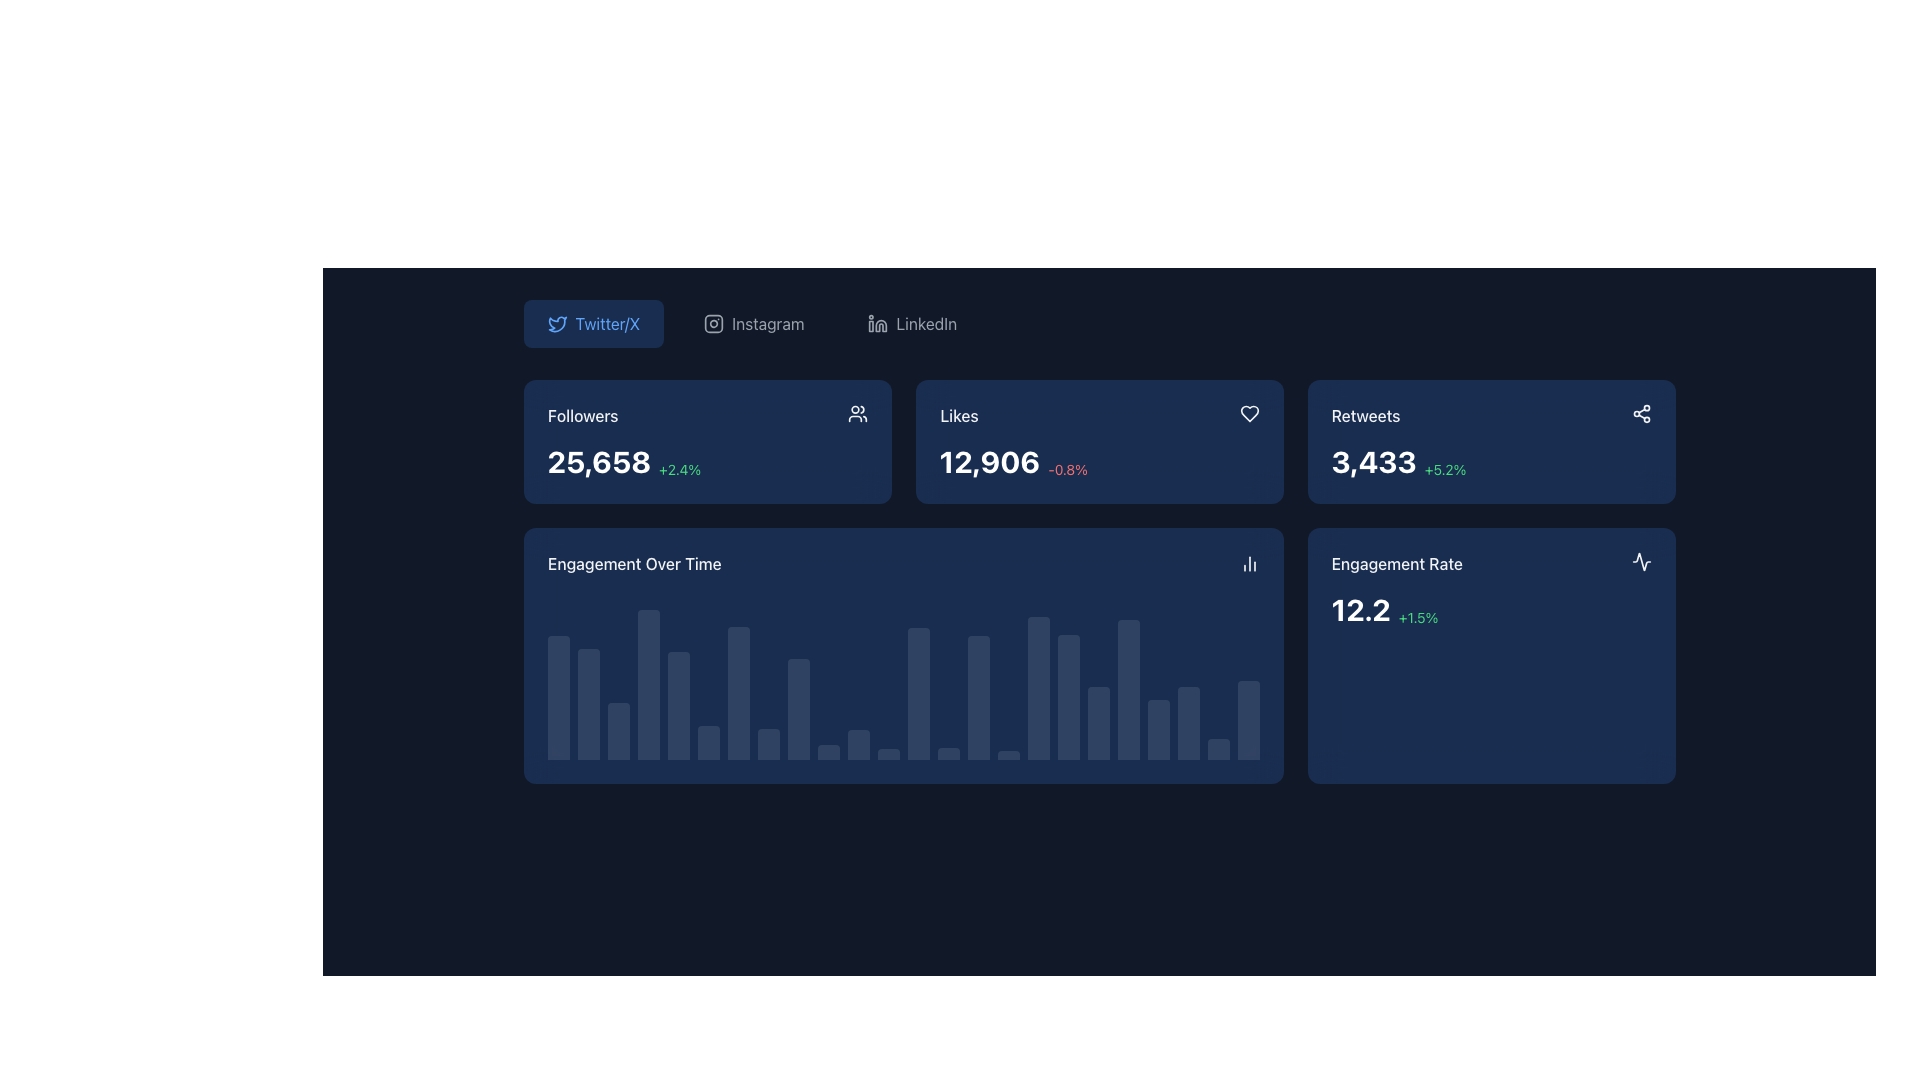 Image resolution: width=1920 pixels, height=1080 pixels. Describe the element at coordinates (1217, 749) in the screenshot. I see `the 24th bar in the horizontal bar chart` at that location.